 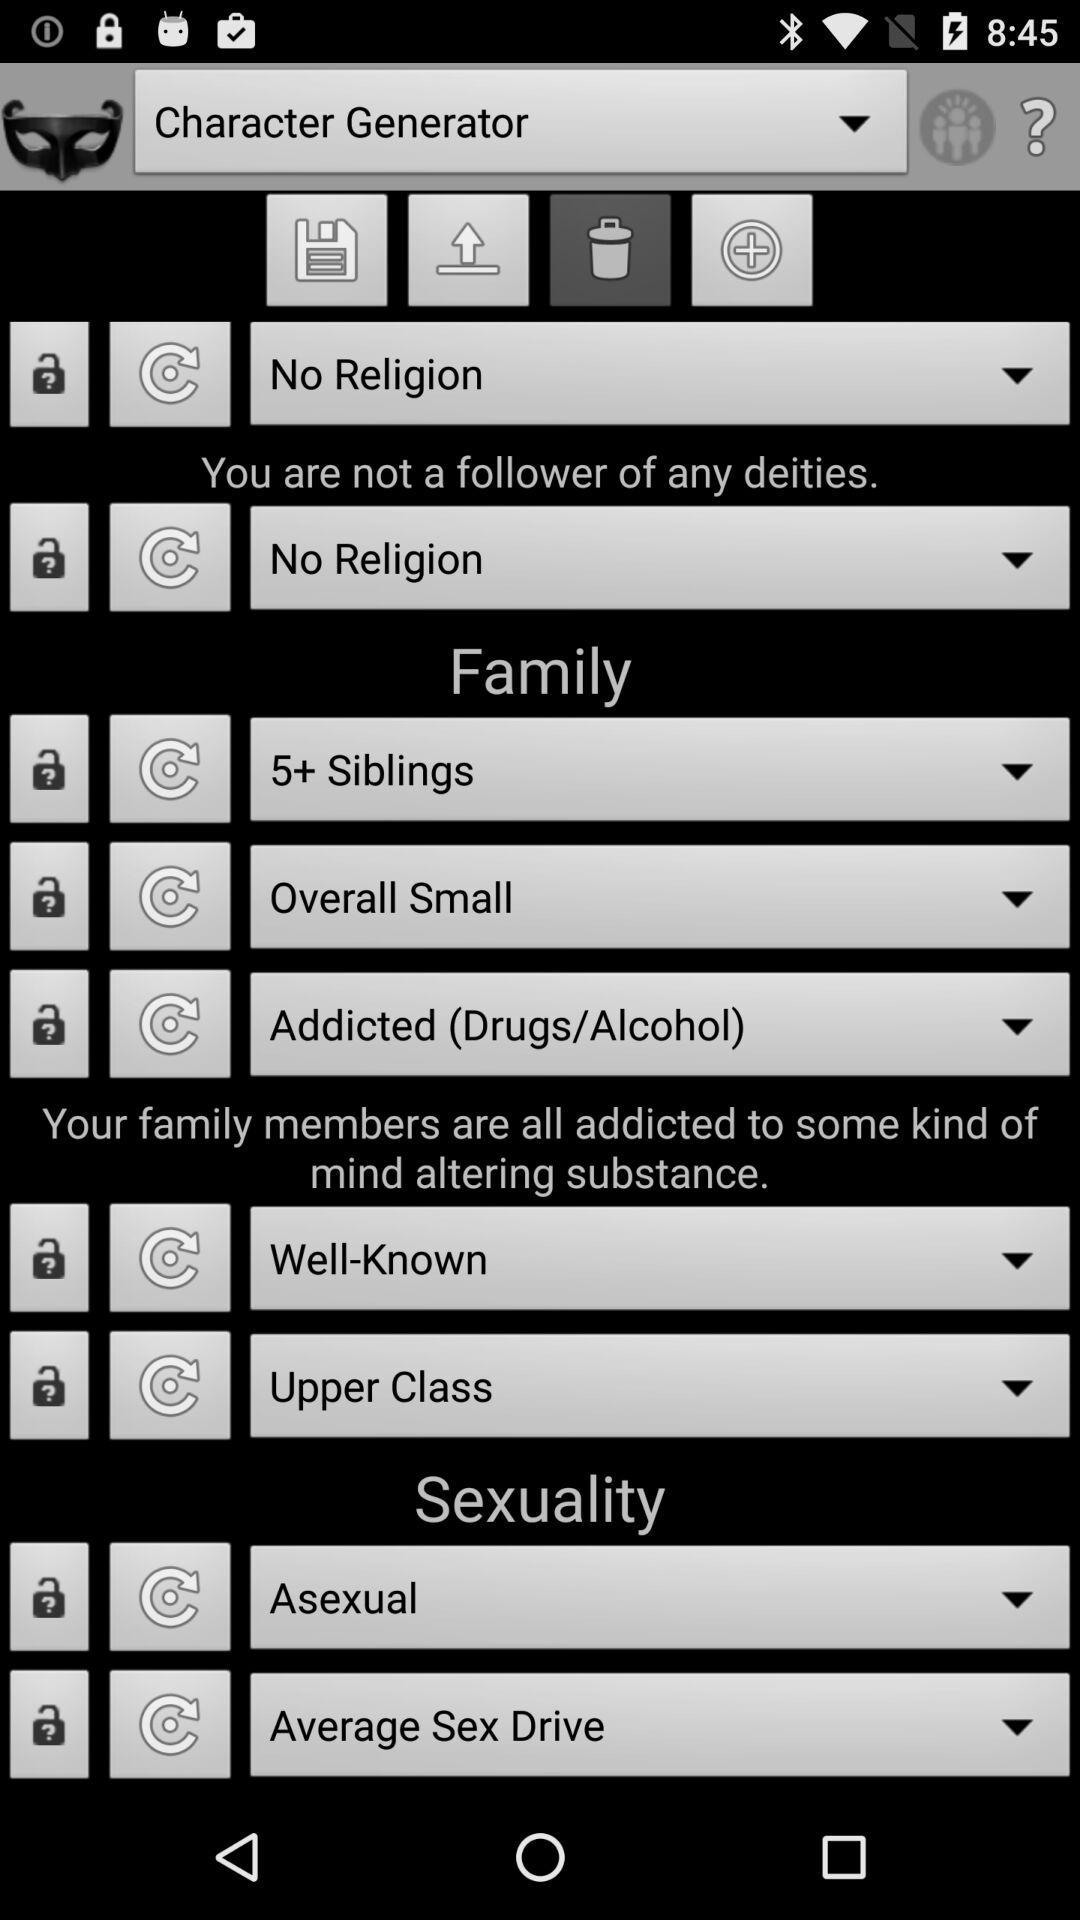 What do you see at coordinates (169, 901) in the screenshot?
I see `option` at bounding box center [169, 901].